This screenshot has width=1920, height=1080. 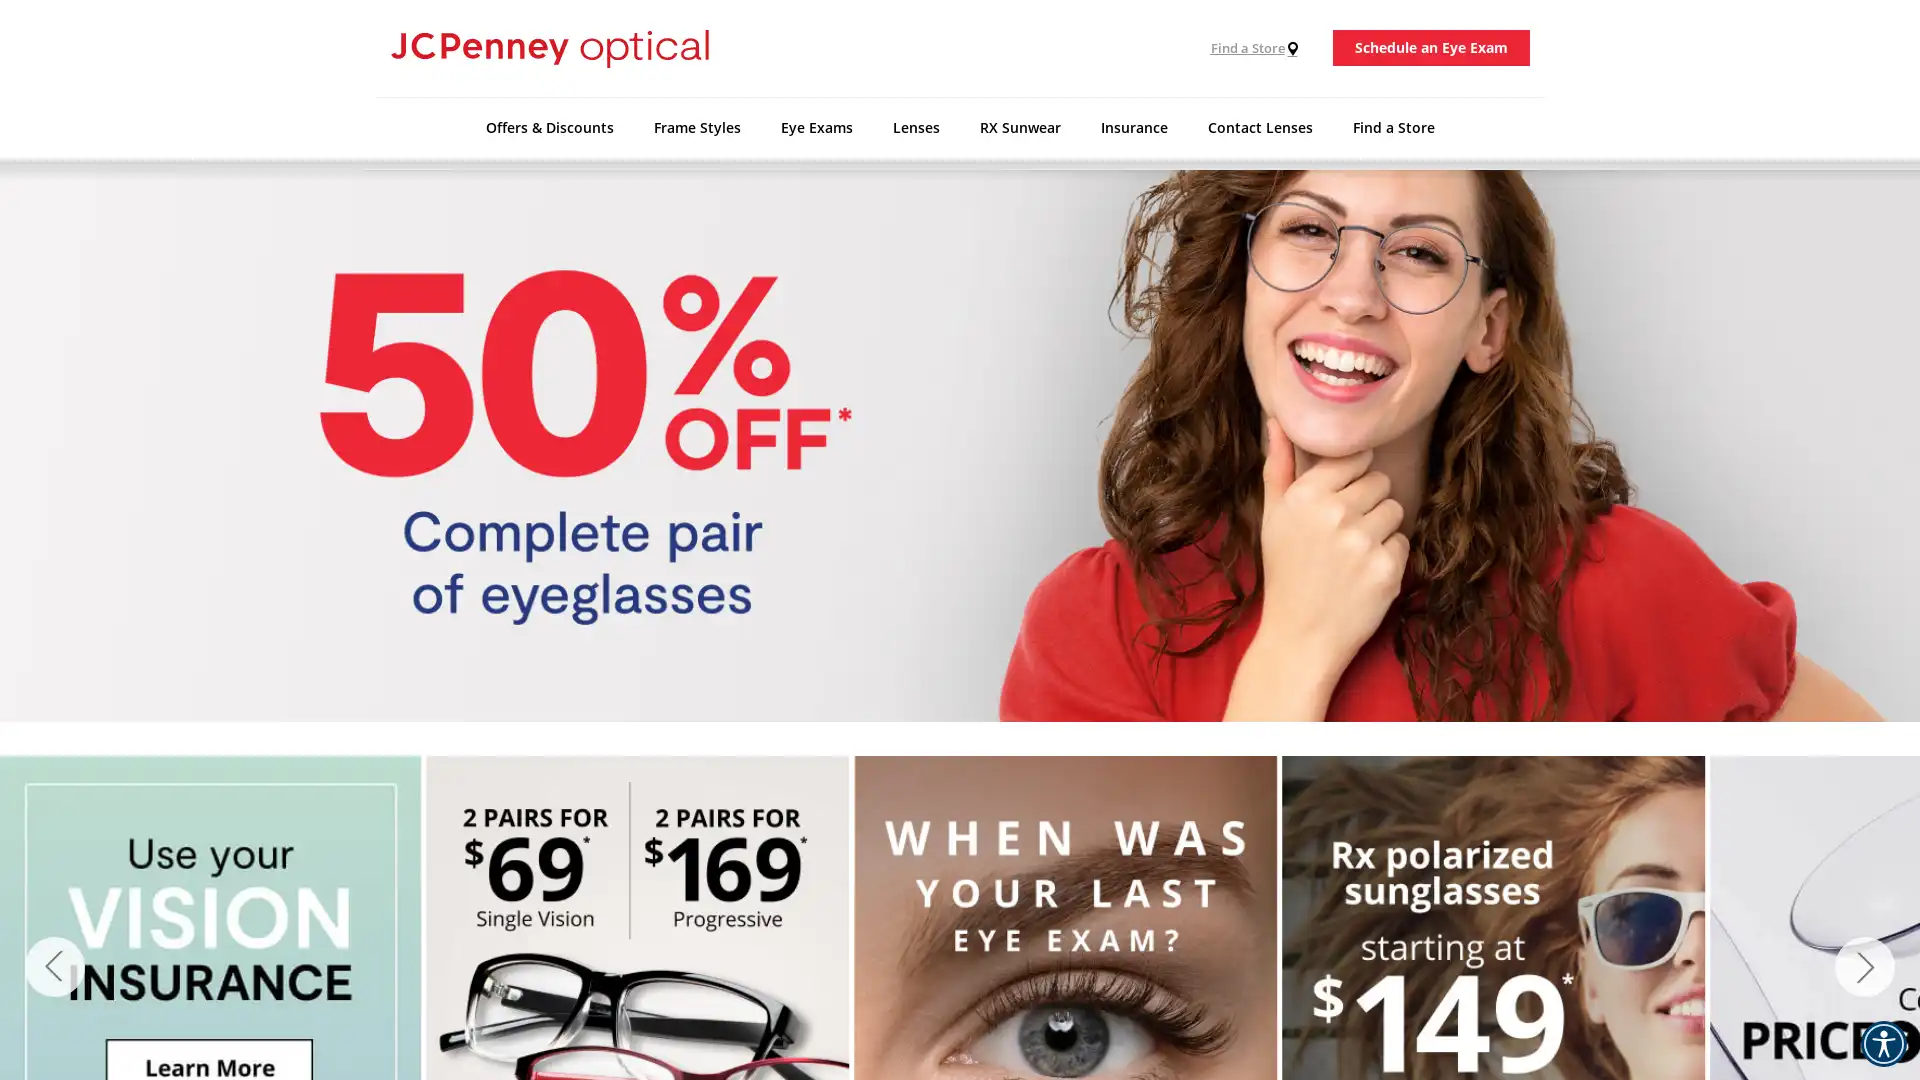 What do you see at coordinates (1882, 1043) in the screenshot?
I see `Accessibility Menu` at bounding box center [1882, 1043].